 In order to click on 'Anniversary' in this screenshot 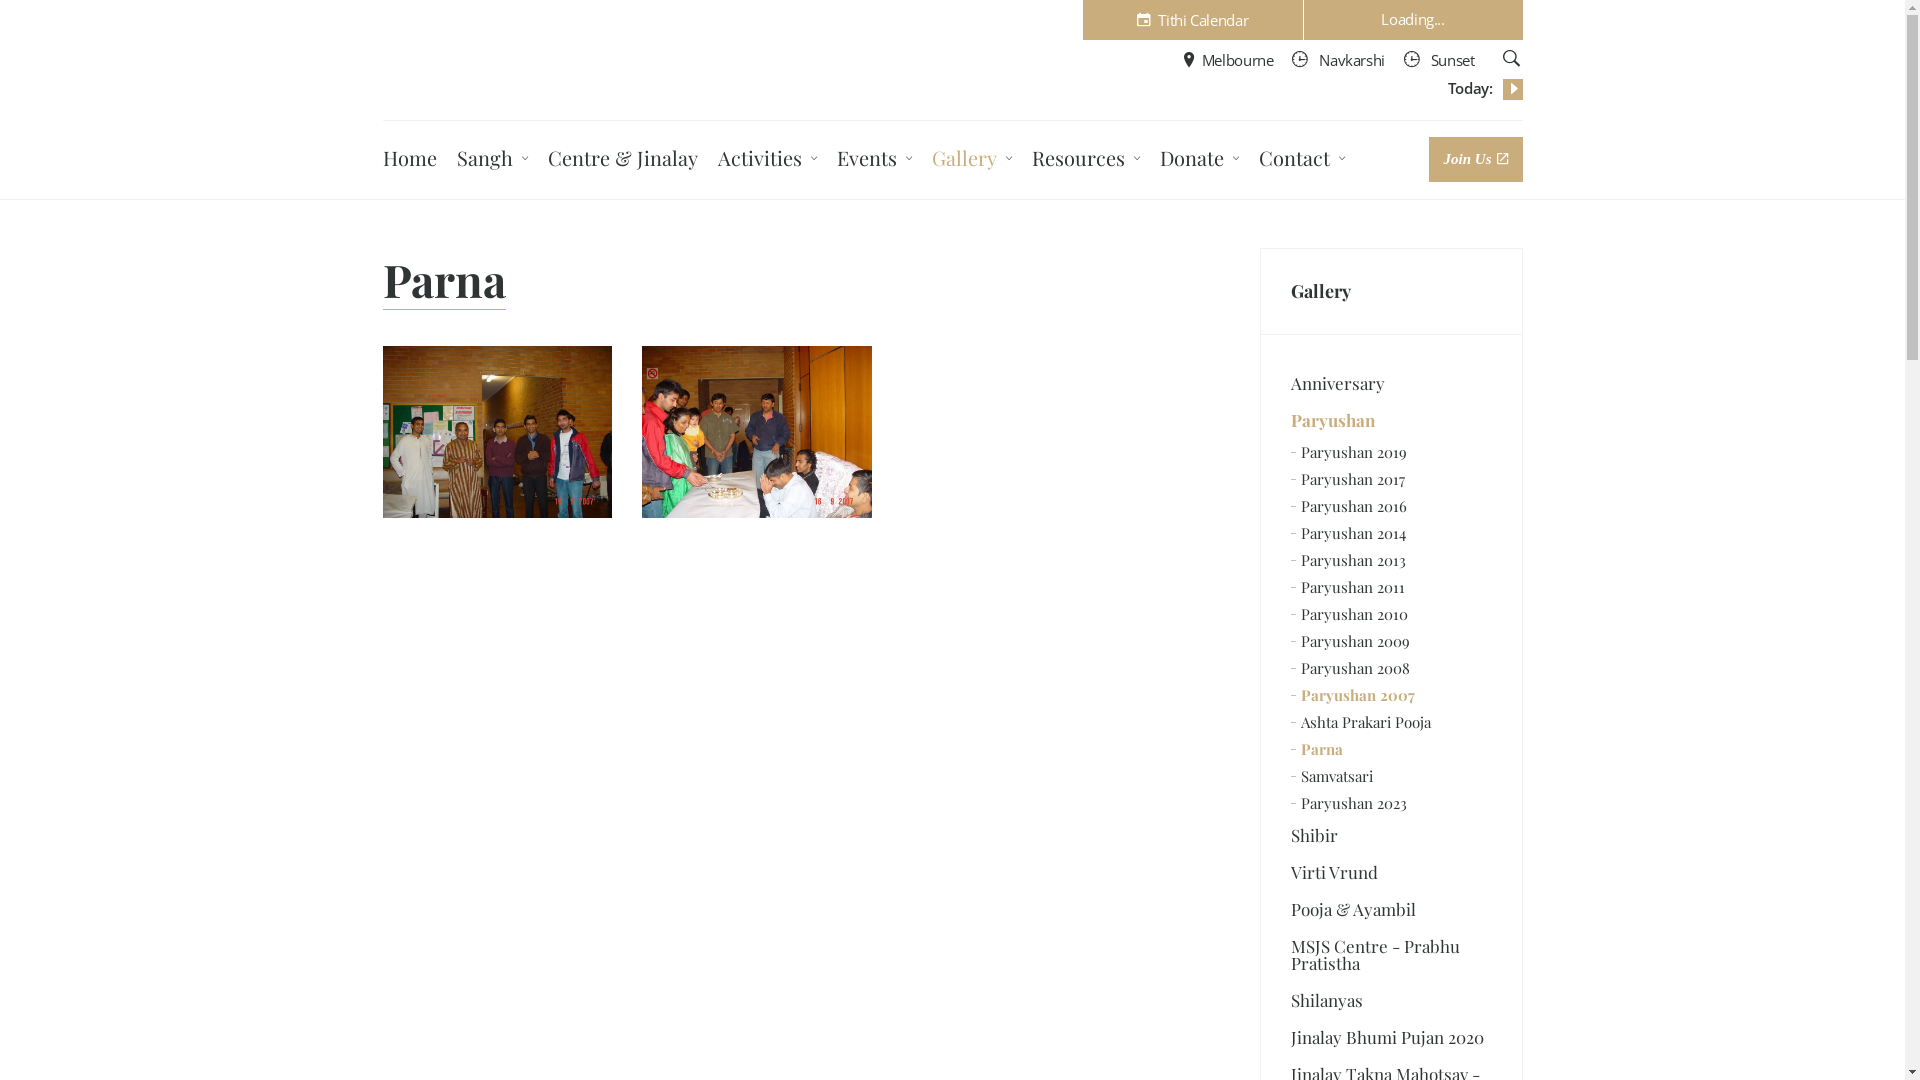, I will do `click(1390, 383)`.